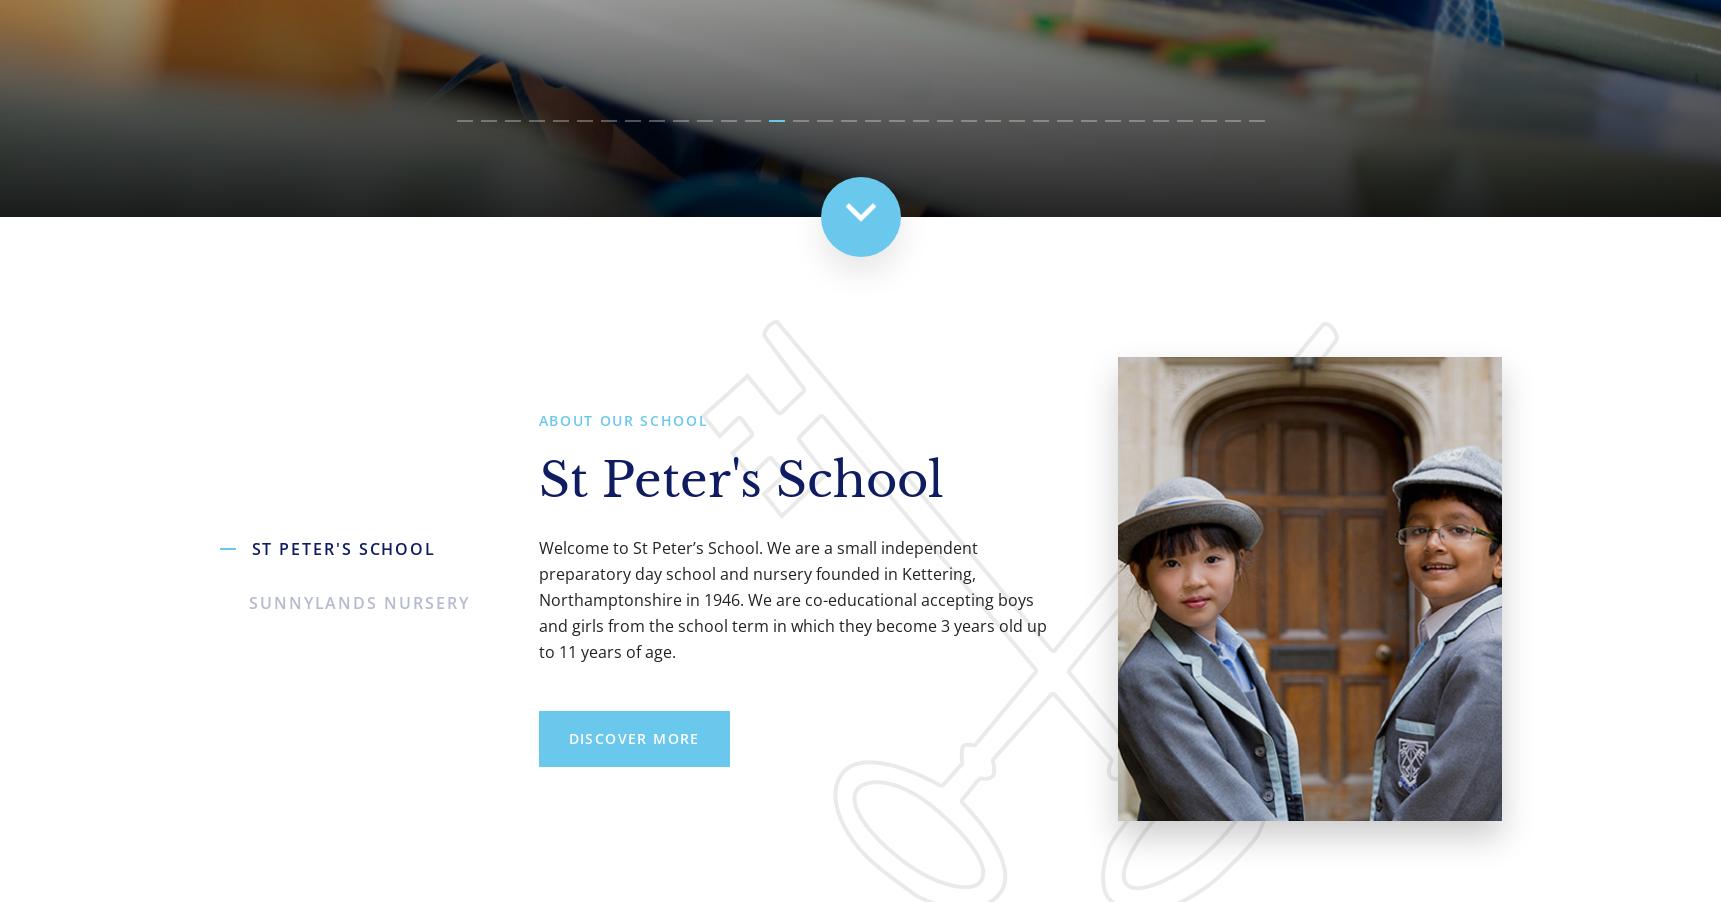  Describe the element at coordinates (858, 28) in the screenshot. I see `'St Peter's School, an independent day school in Kettering'` at that location.